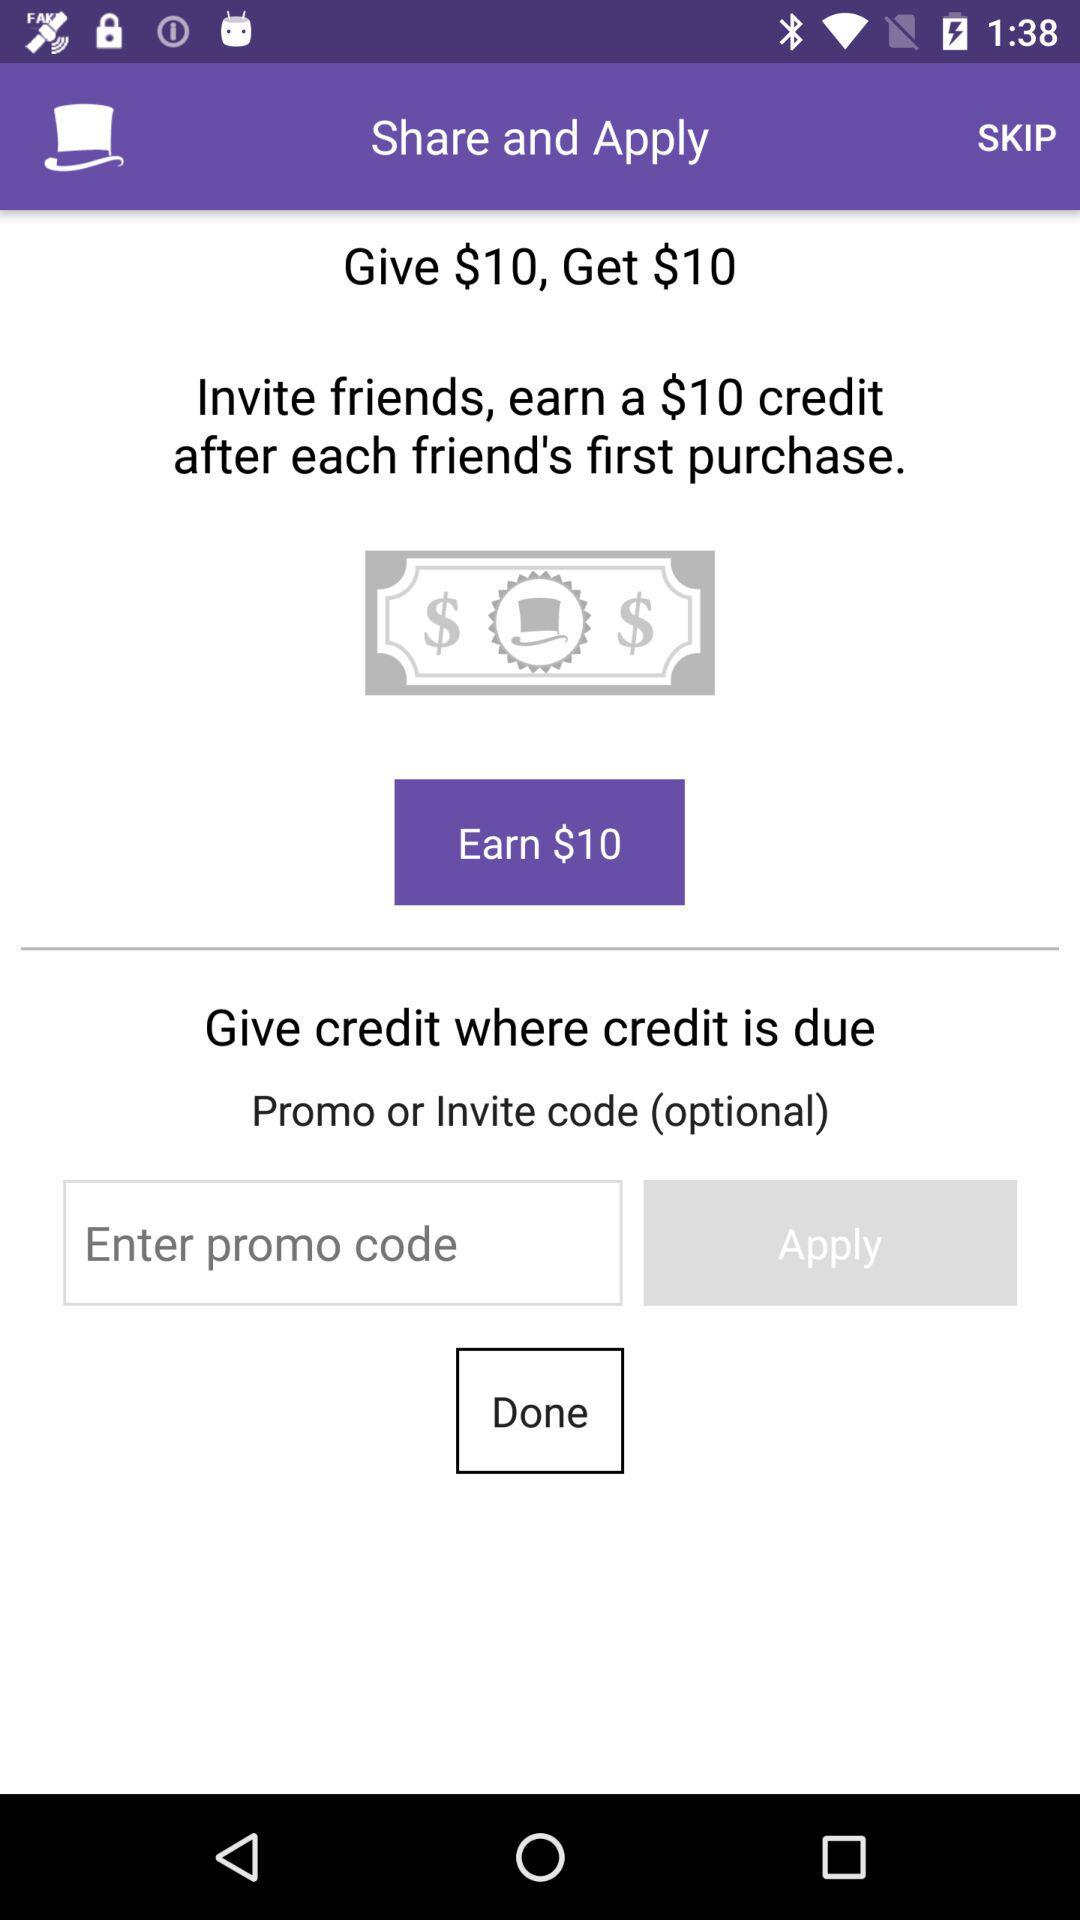 The height and width of the screenshot is (1920, 1080). What do you see at coordinates (341, 1241) in the screenshot?
I see `text box` at bounding box center [341, 1241].